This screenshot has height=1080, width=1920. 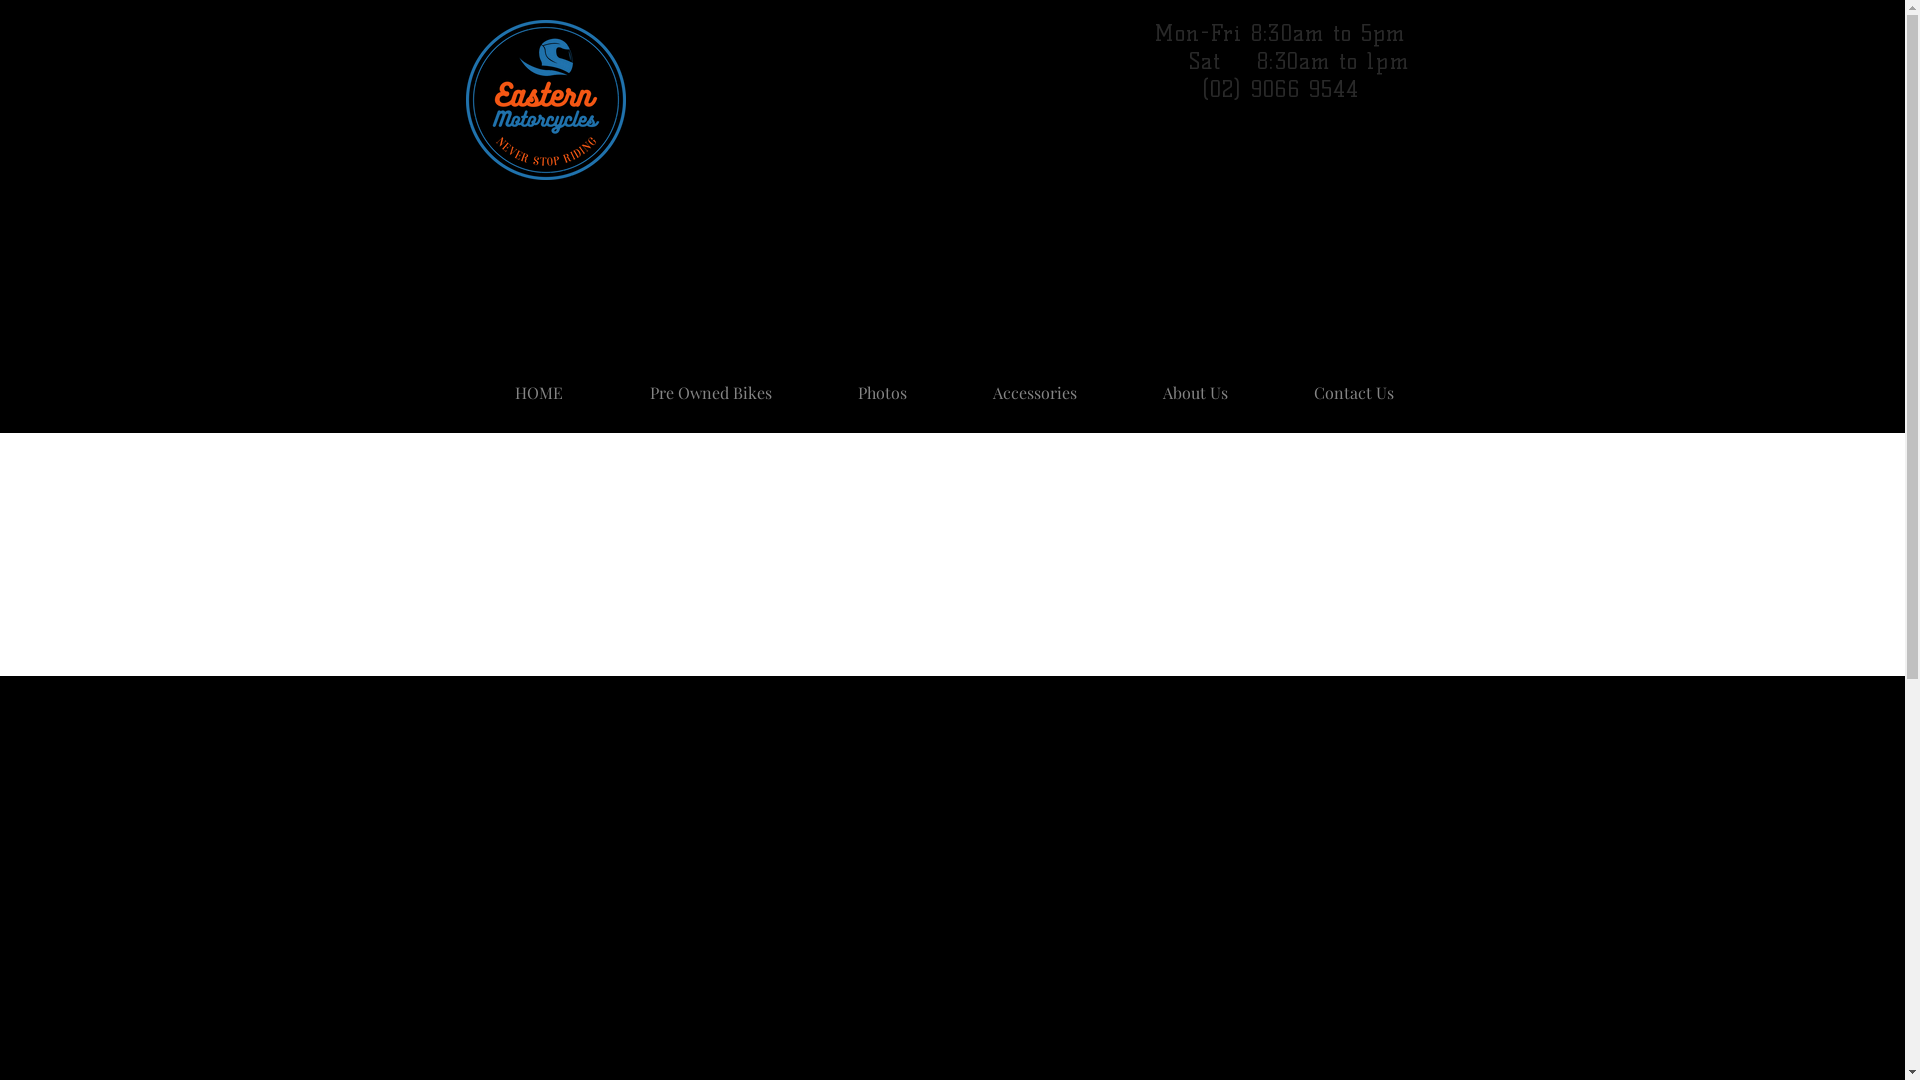 I want to click on 'Contact Us', so click(x=1269, y=384).